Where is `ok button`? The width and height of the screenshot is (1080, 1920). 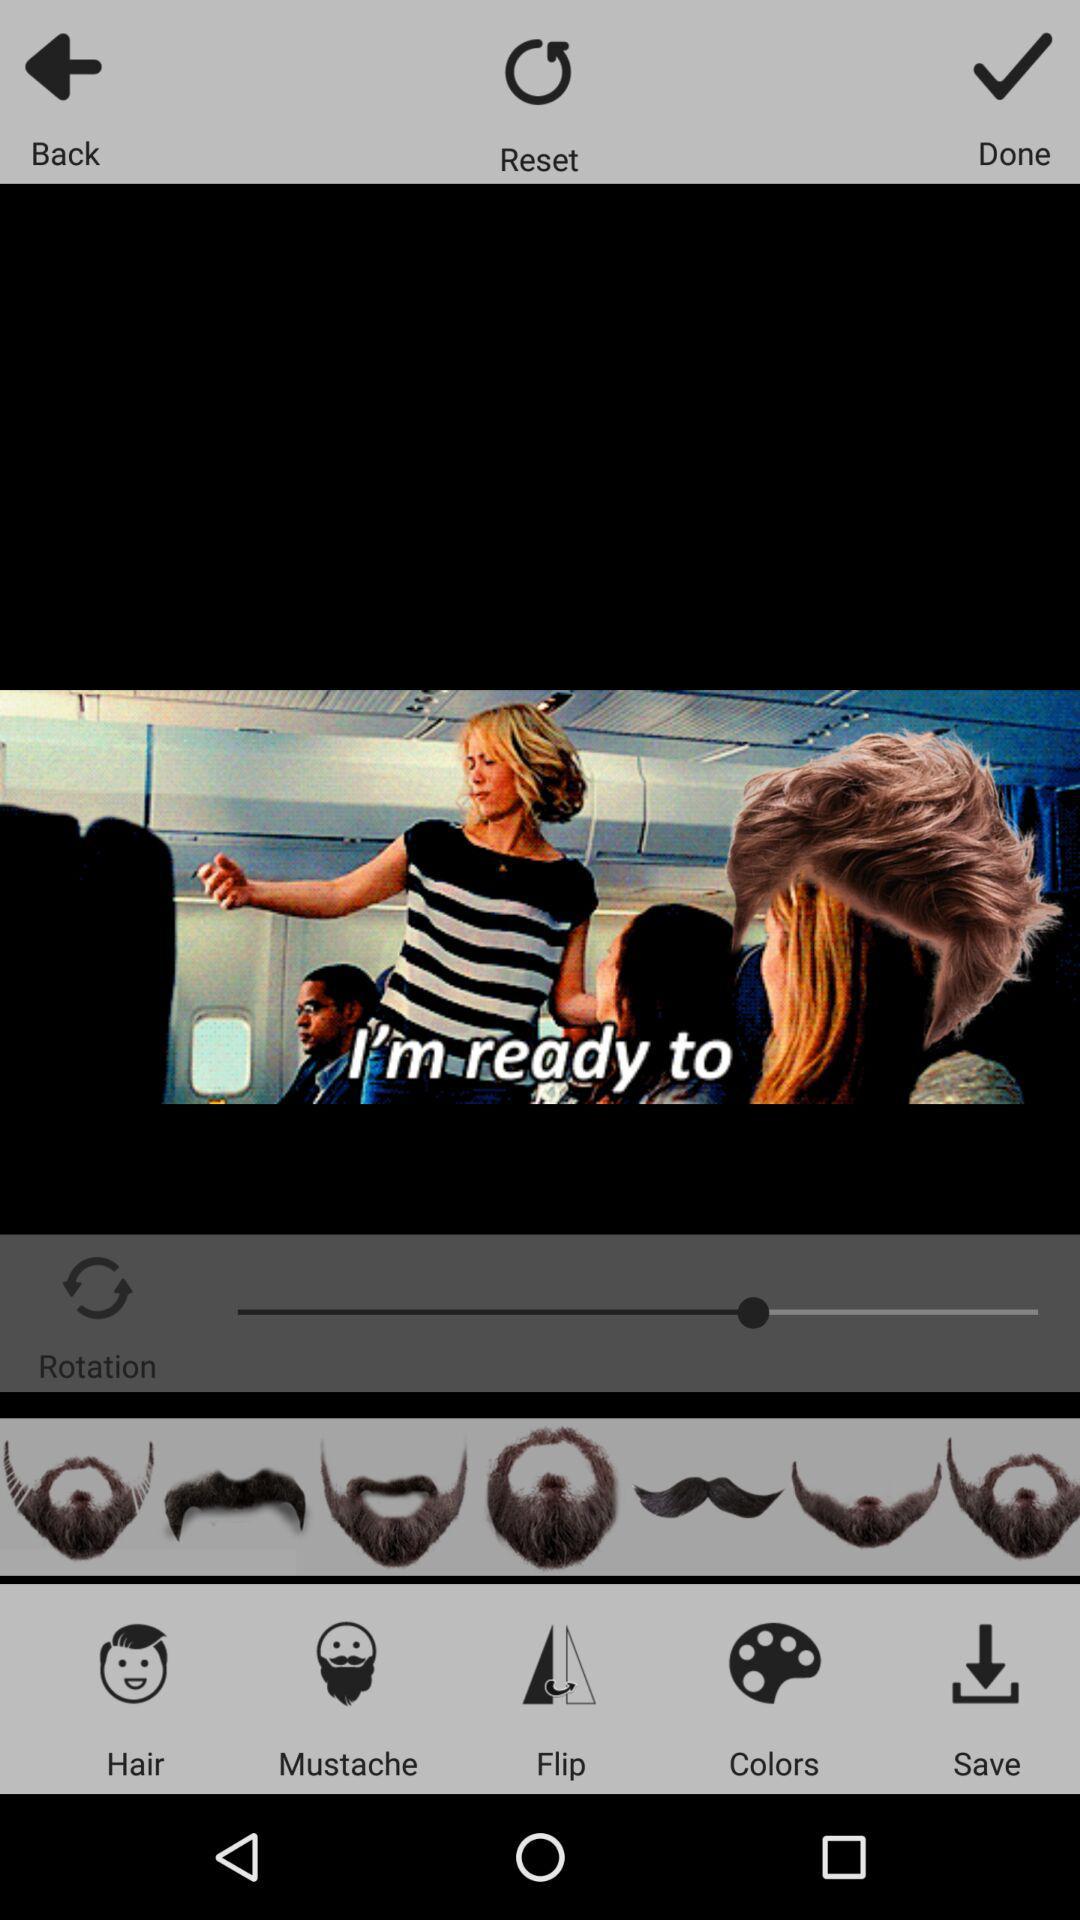
ok button is located at coordinates (1014, 65).